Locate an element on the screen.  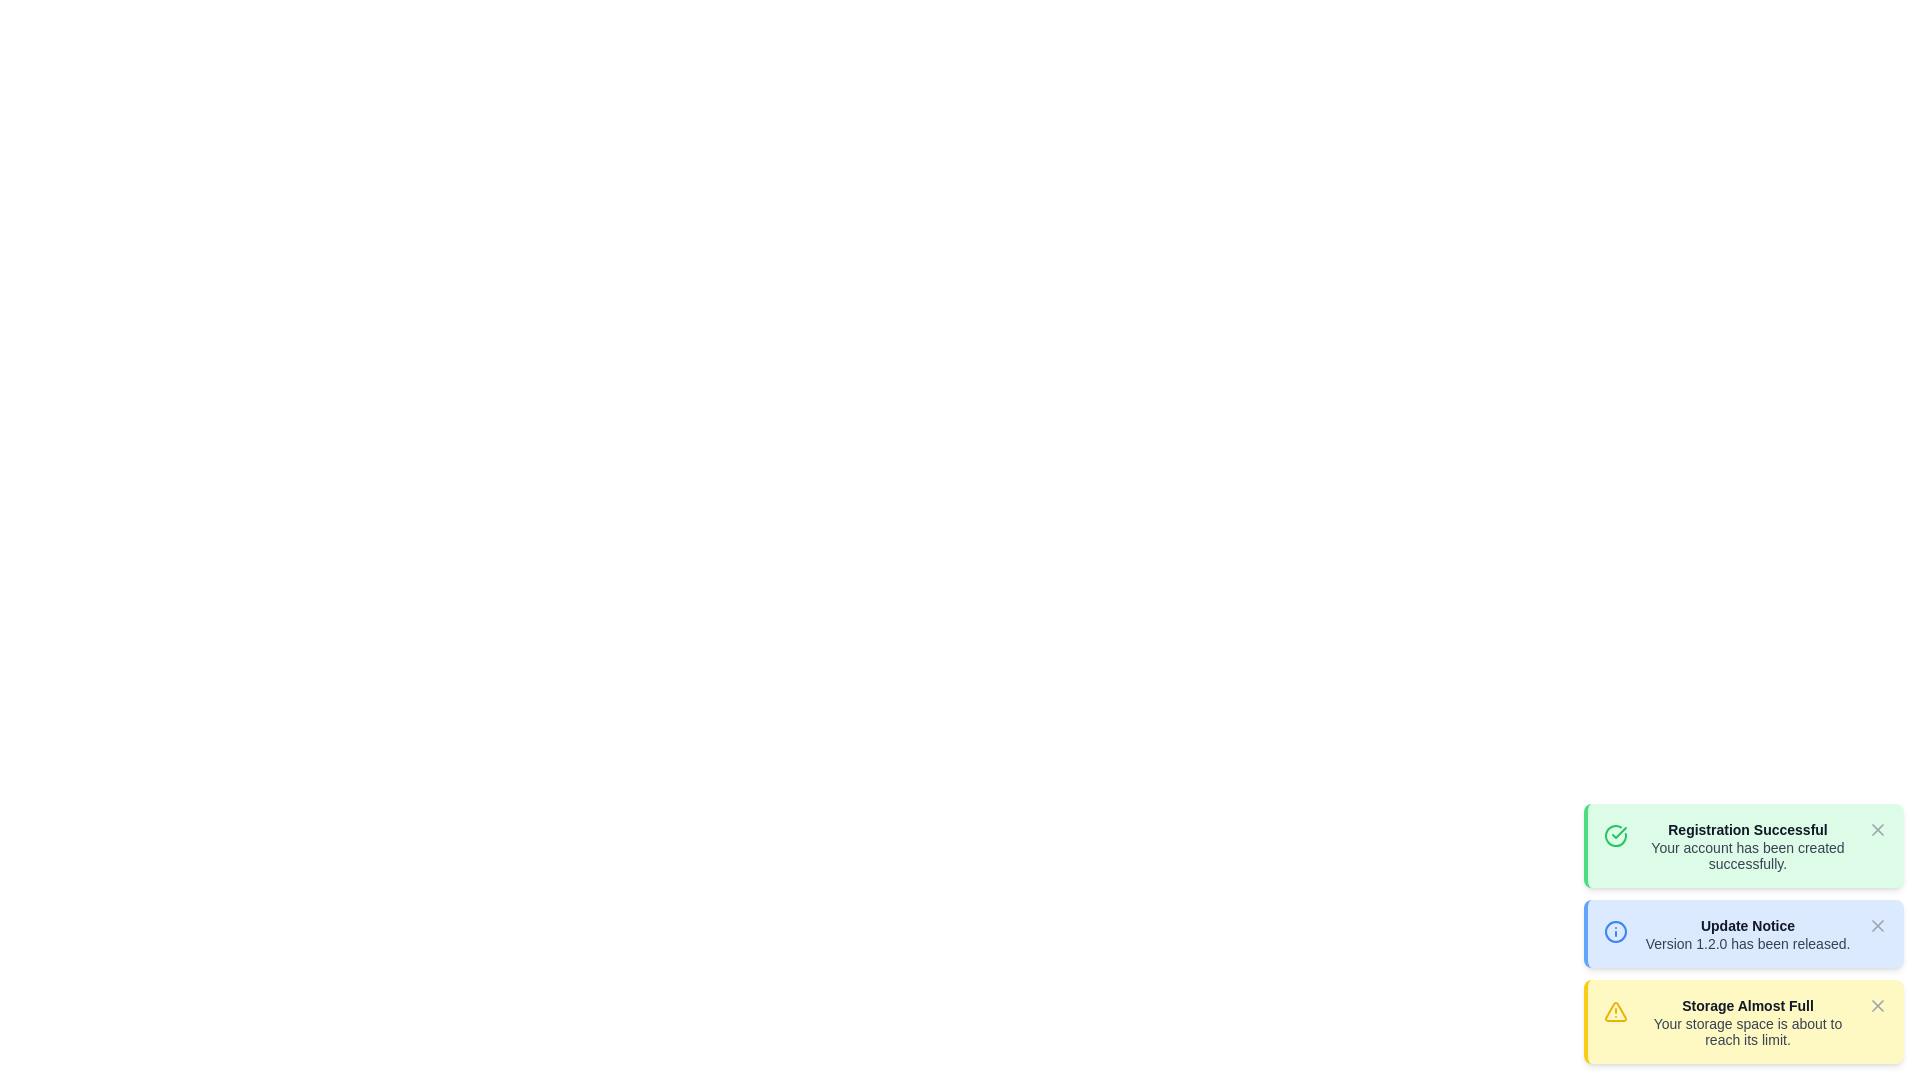
the text label stating 'Version 1.2.0 has been released.' which is styled in a smaller font size with gray coloring, located beneath the 'Update Notice' in a notification card with a blue background is located at coordinates (1746, 944).